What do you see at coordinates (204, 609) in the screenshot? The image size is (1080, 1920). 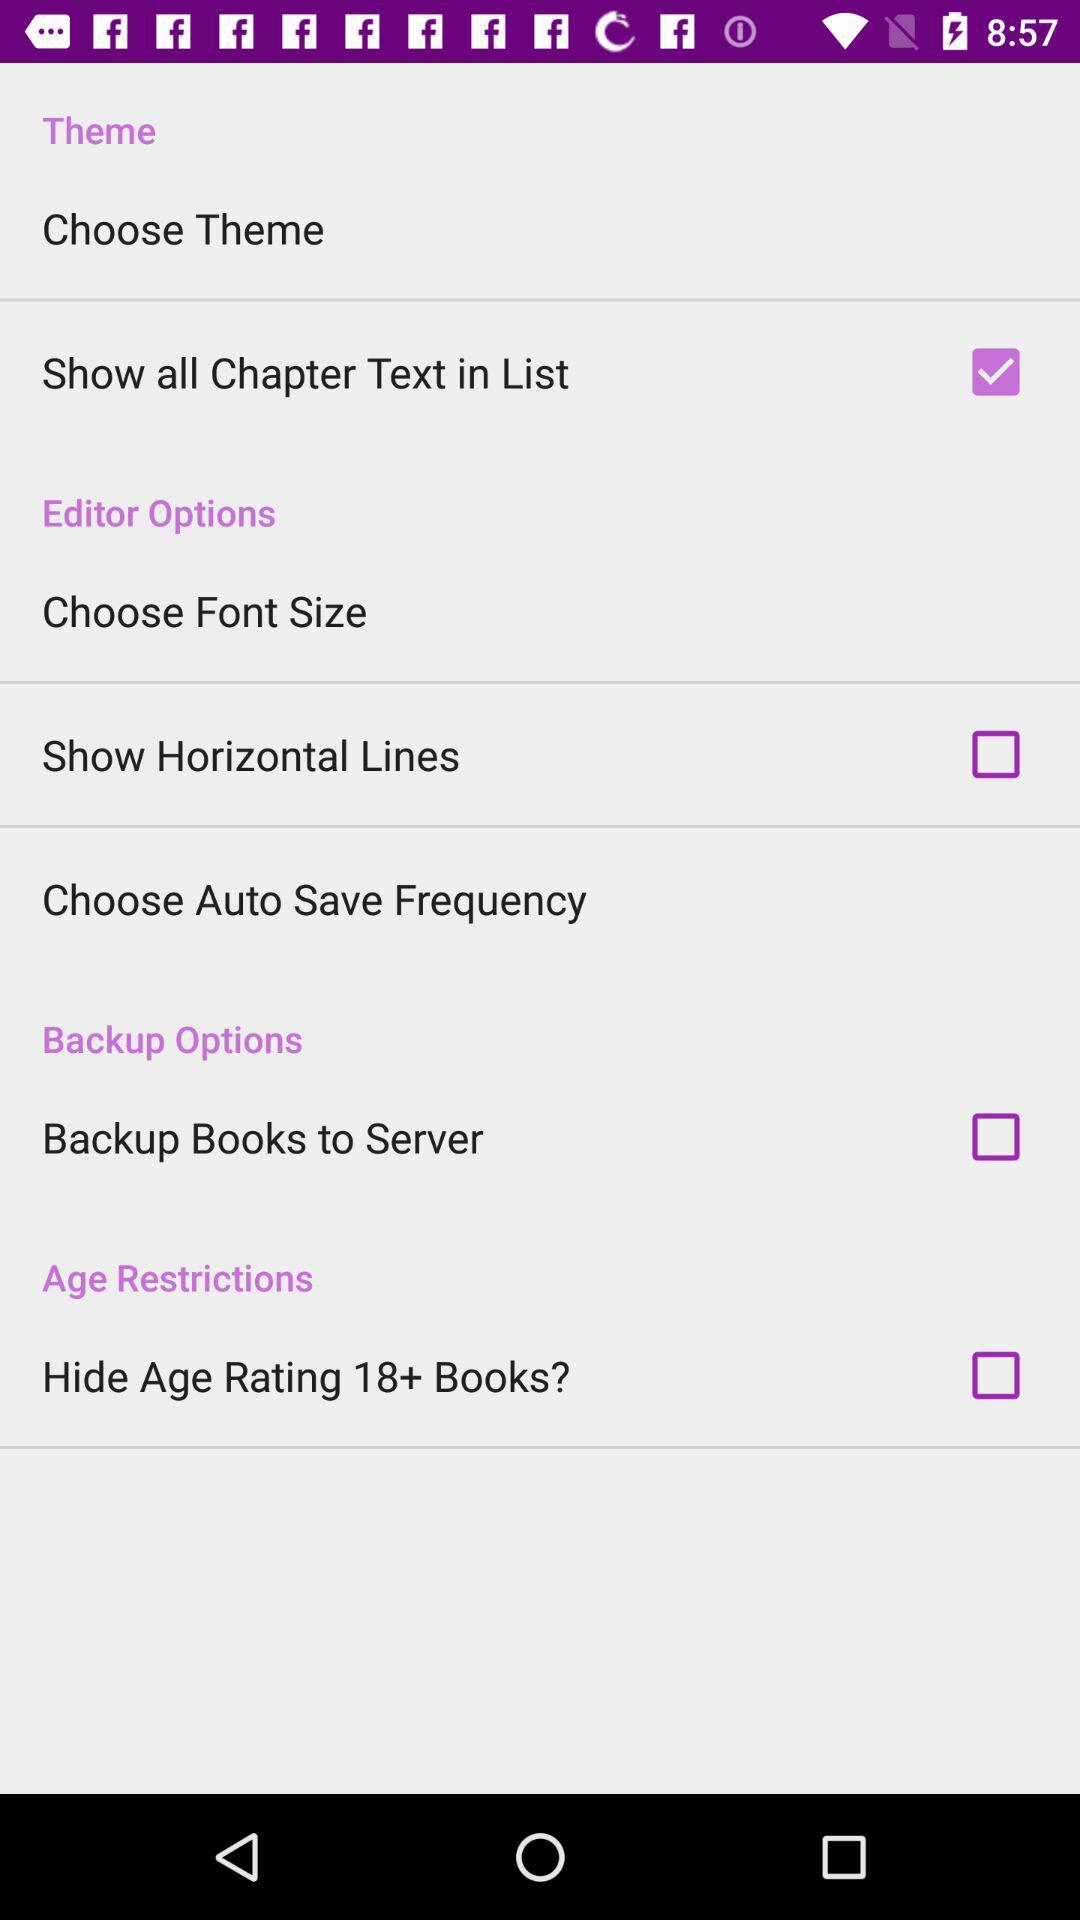 I see `the choose font size` at bounding box center [204, 609].